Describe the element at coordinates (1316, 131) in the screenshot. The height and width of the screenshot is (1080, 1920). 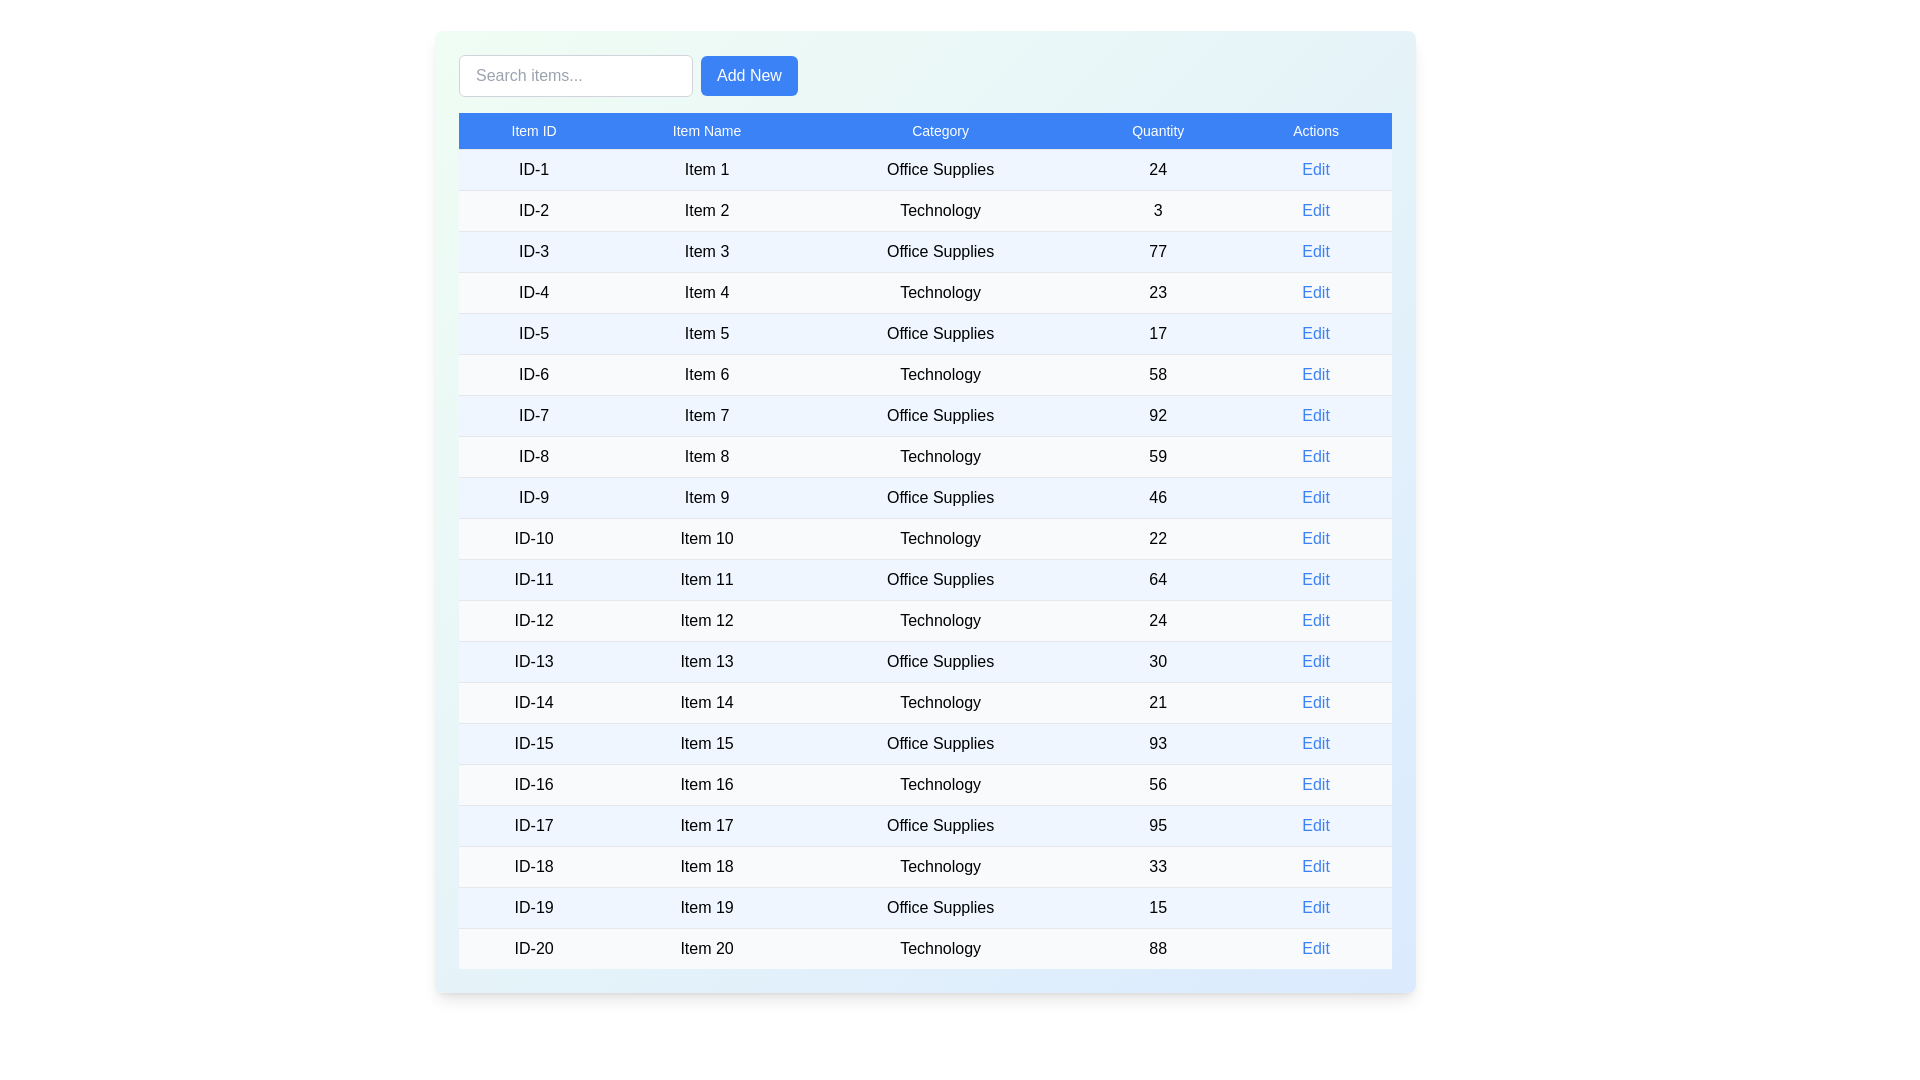
I see `the column header Actions to sort the table by that column` at that location.